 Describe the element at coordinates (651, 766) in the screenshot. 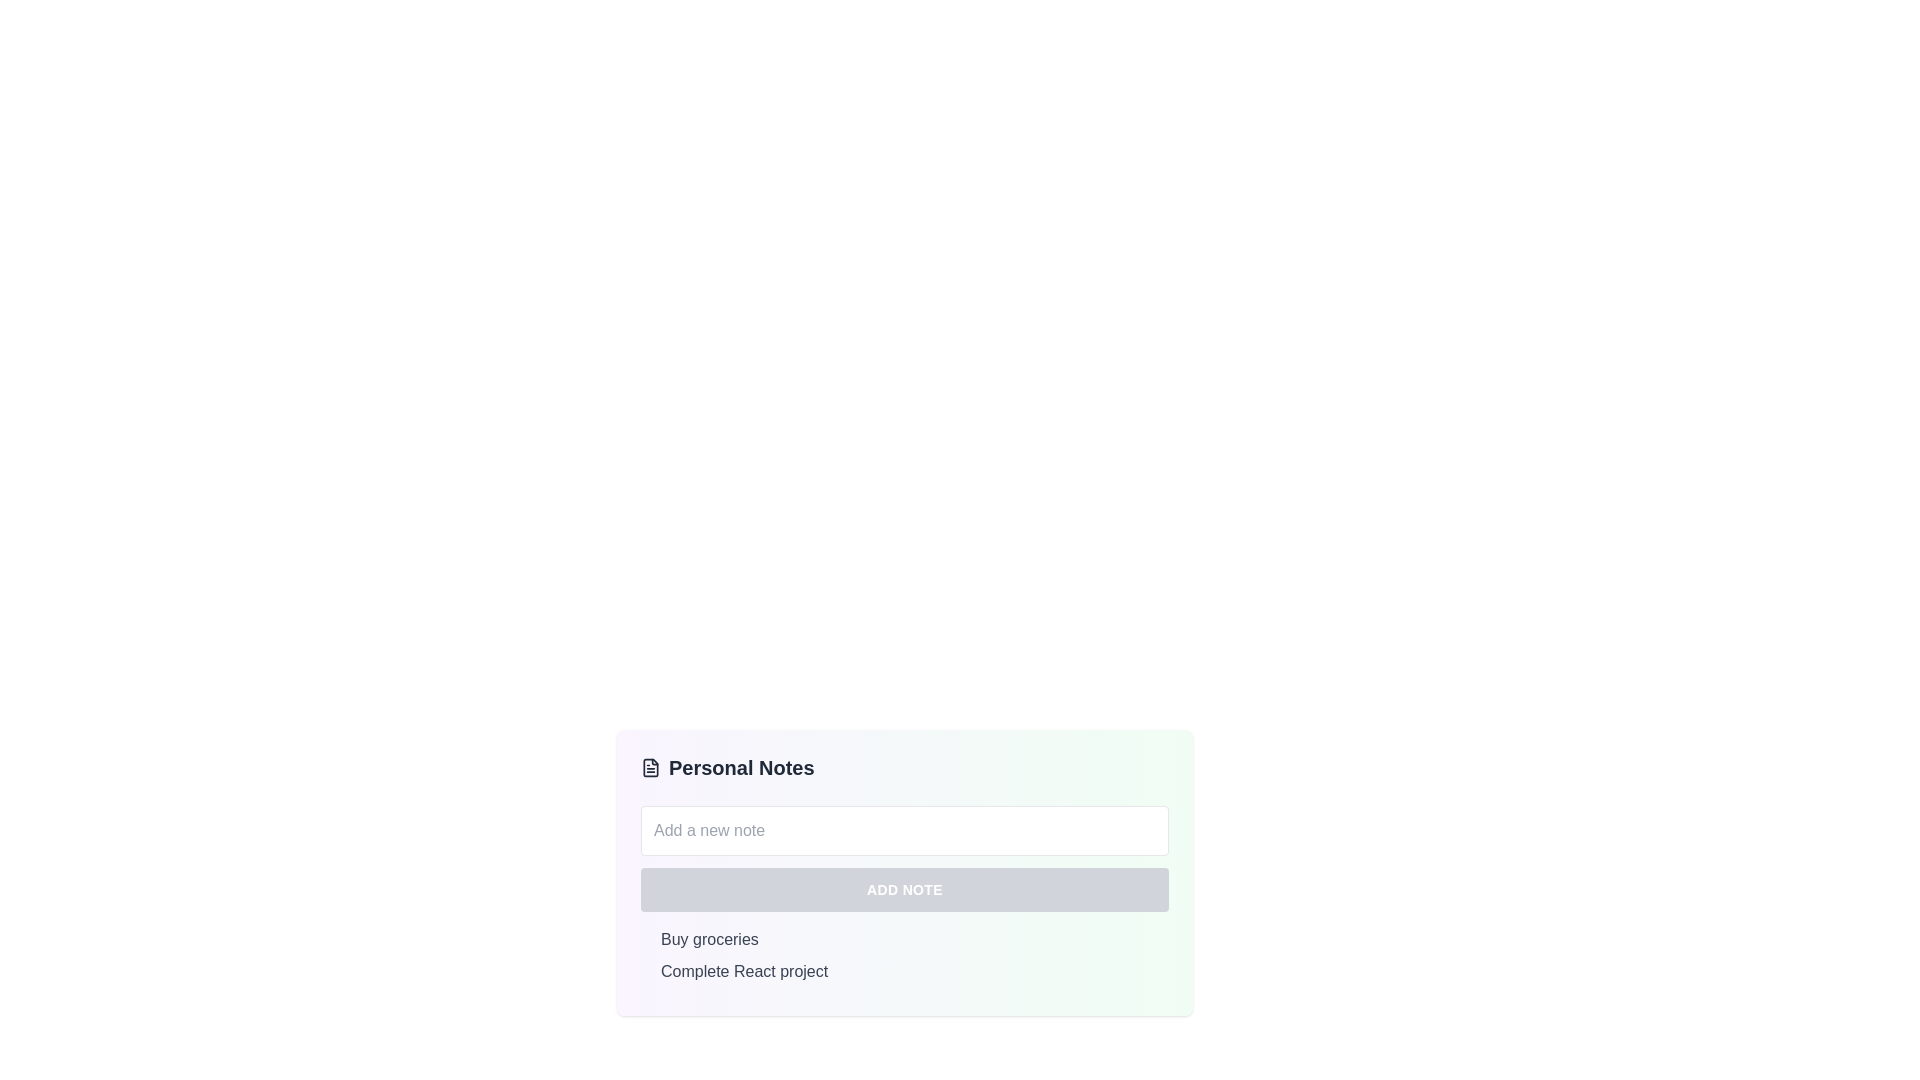

I see `the icon representing 'Personal Notes' which visually suggests it relates to notes or documents, positioned at the beginning of the title` at that location.